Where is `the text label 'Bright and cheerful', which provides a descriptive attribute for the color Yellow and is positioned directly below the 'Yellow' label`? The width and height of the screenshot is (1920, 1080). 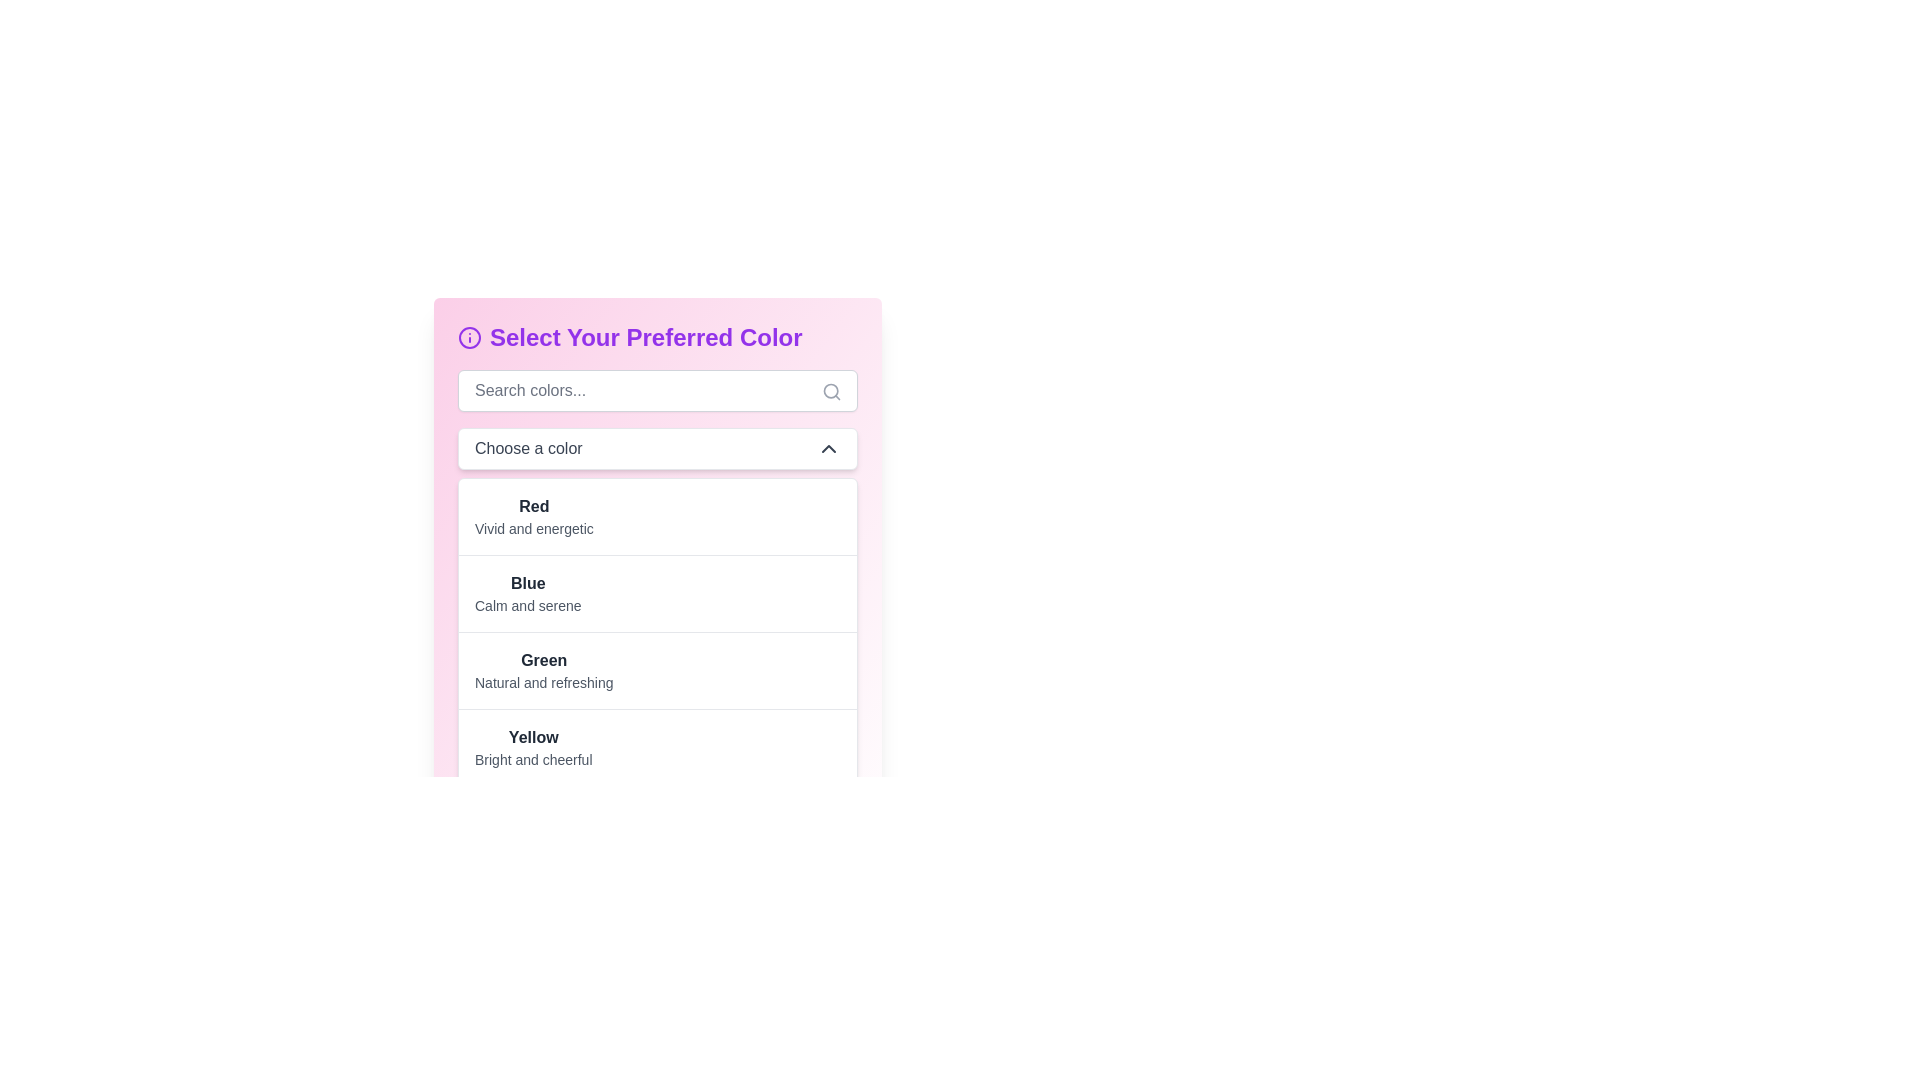 the text label 'Bright and cheerful', which provides a descriptive attribute for the color Yellow and is positioned directly below the 'Yellow' label is located at coordinates (533, 759).